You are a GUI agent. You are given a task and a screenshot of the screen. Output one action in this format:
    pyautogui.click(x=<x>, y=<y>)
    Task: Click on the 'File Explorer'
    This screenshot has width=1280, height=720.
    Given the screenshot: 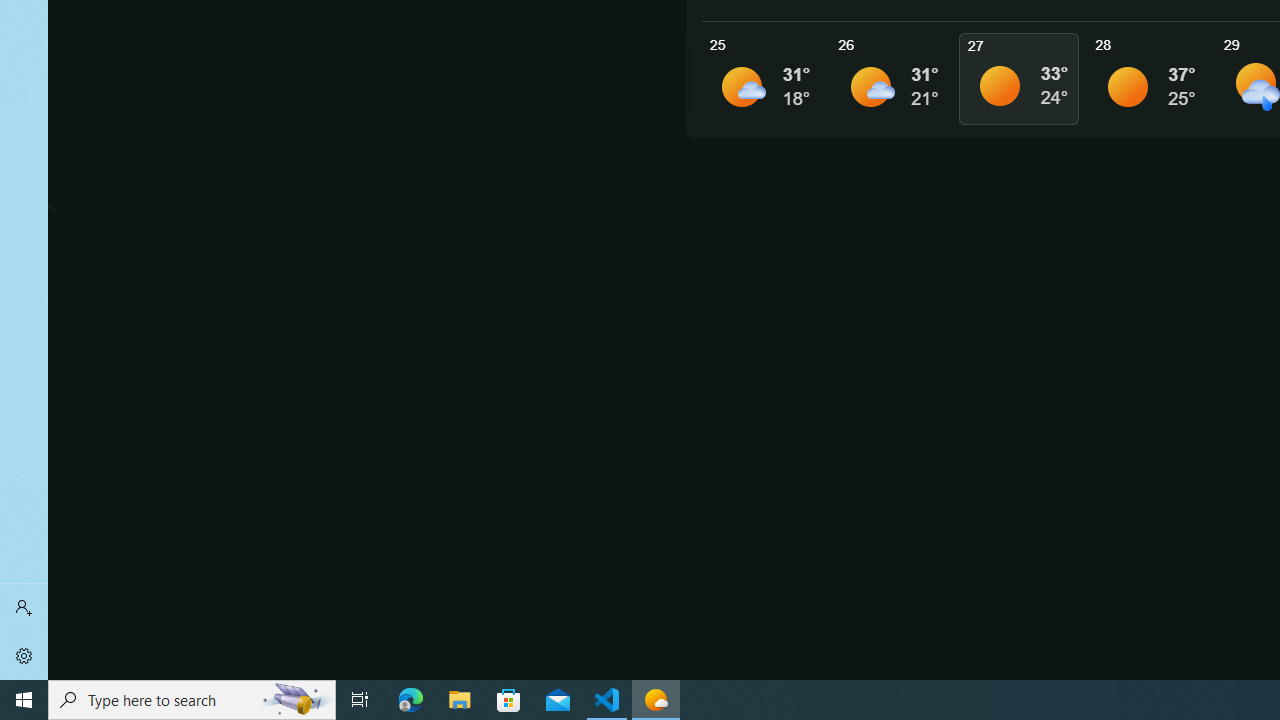 What is the action you would take?
    pyautogui.click(x=459, y=698)
    